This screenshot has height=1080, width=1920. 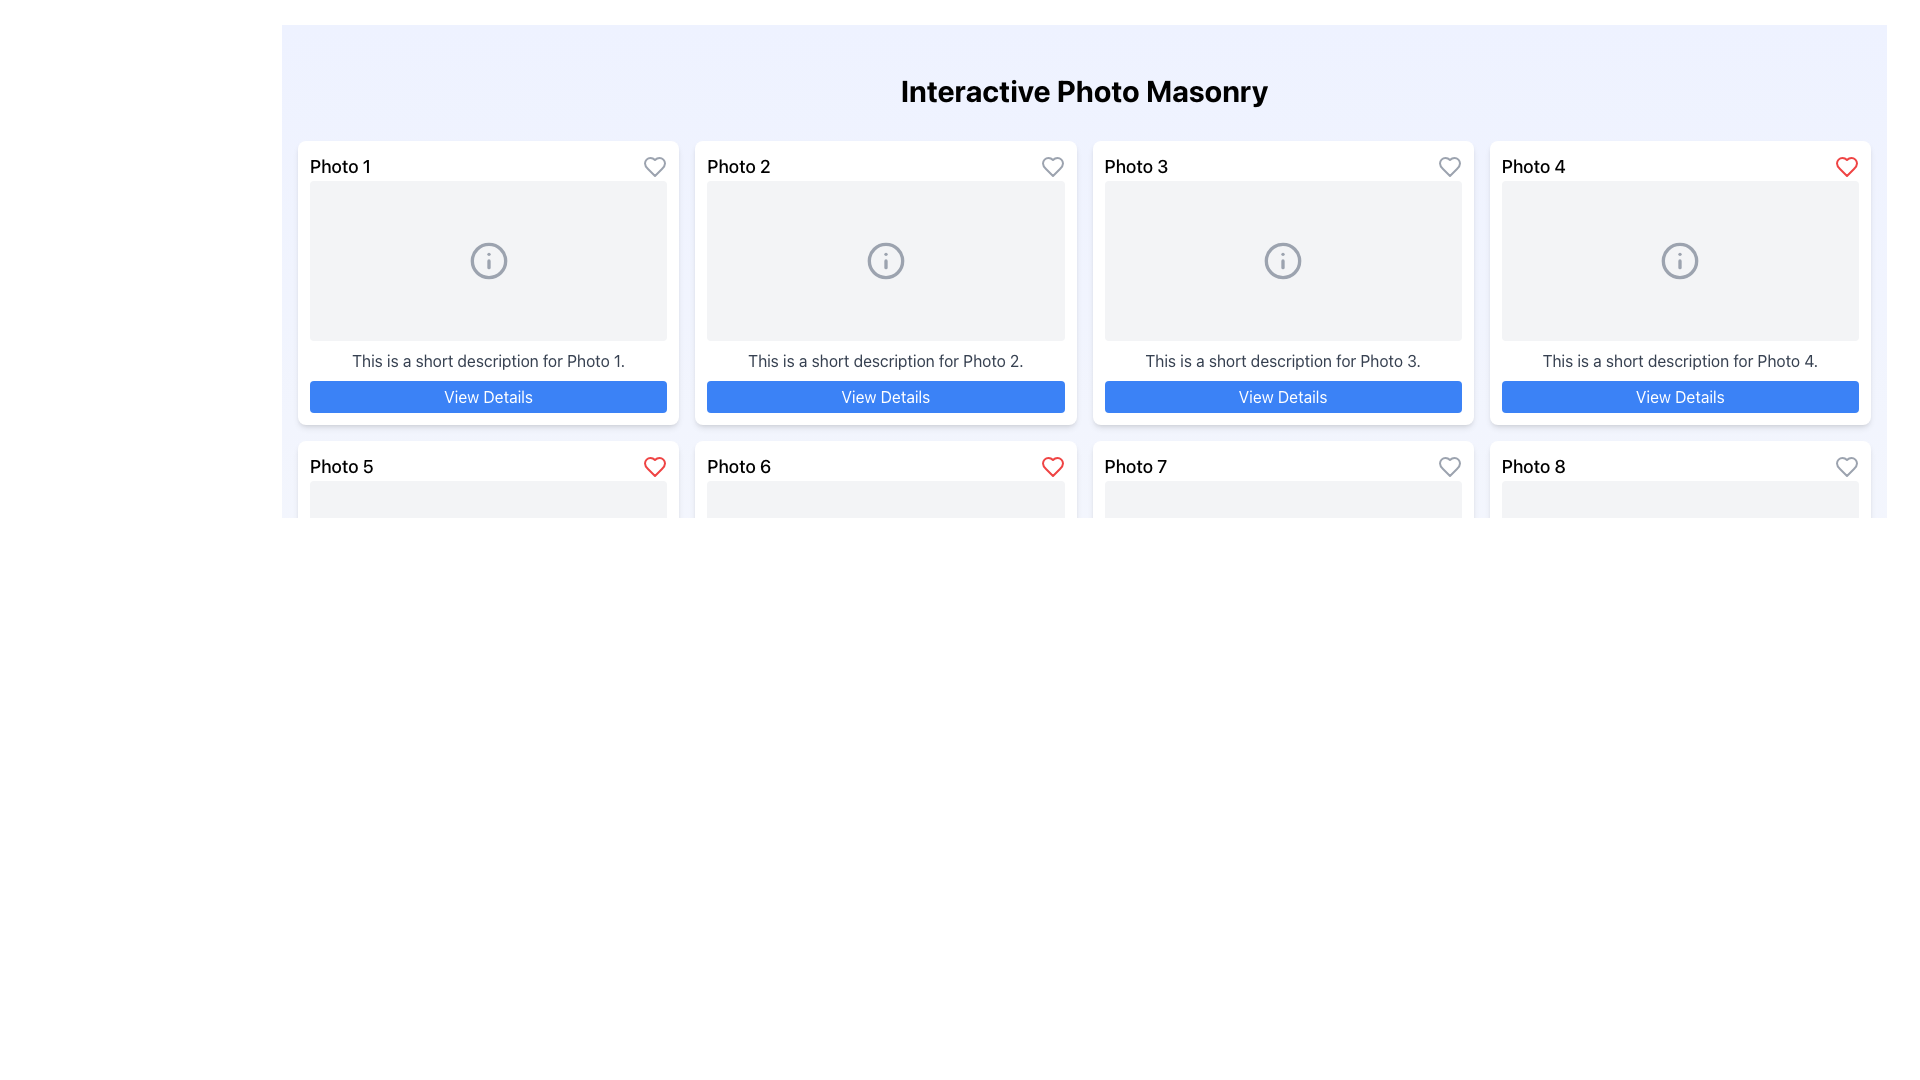 I want to click on the rounded circle element of the circular information icon located in the third 'Photo' grid item's image placeholder from the left in the top row, so click(x=1283, y=260).